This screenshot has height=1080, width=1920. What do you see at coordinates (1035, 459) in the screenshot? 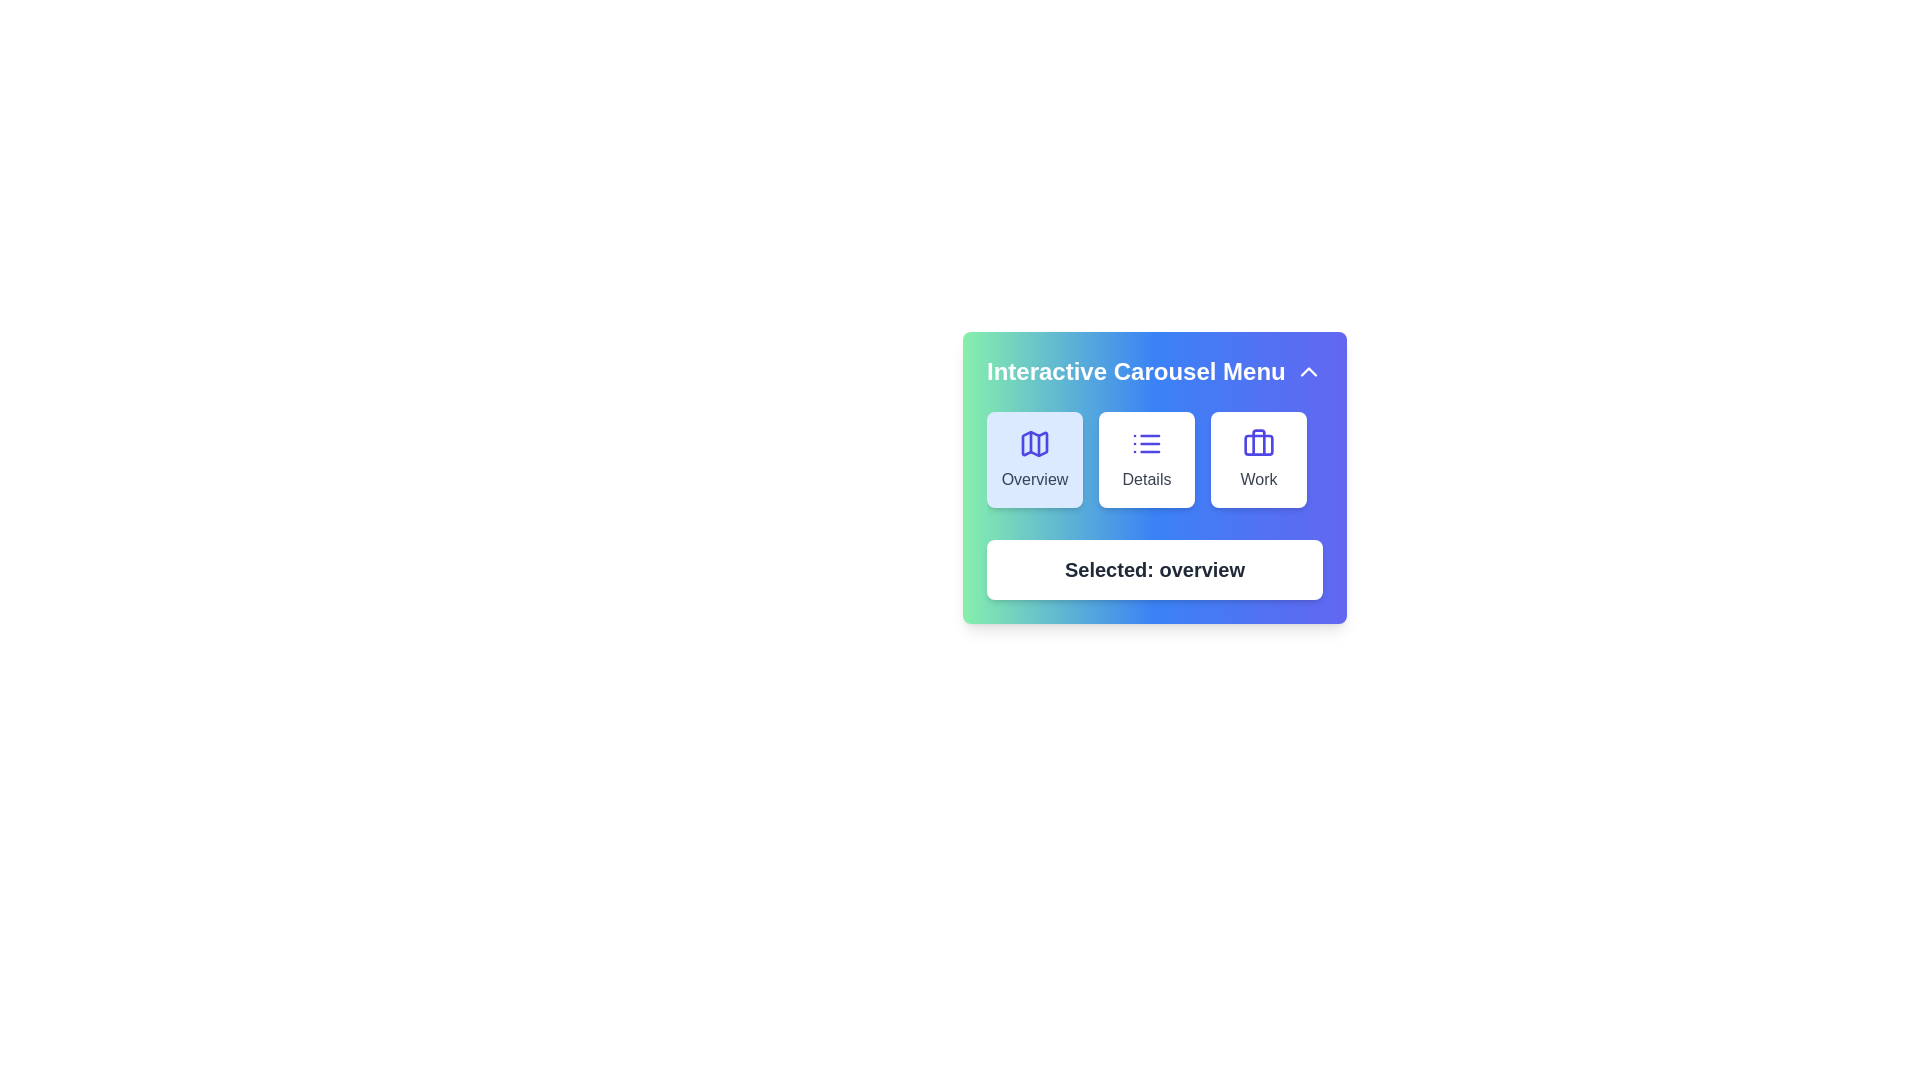
I see `the menu item Overview to reveal its hover effect` at bounding box center [1035, 459].